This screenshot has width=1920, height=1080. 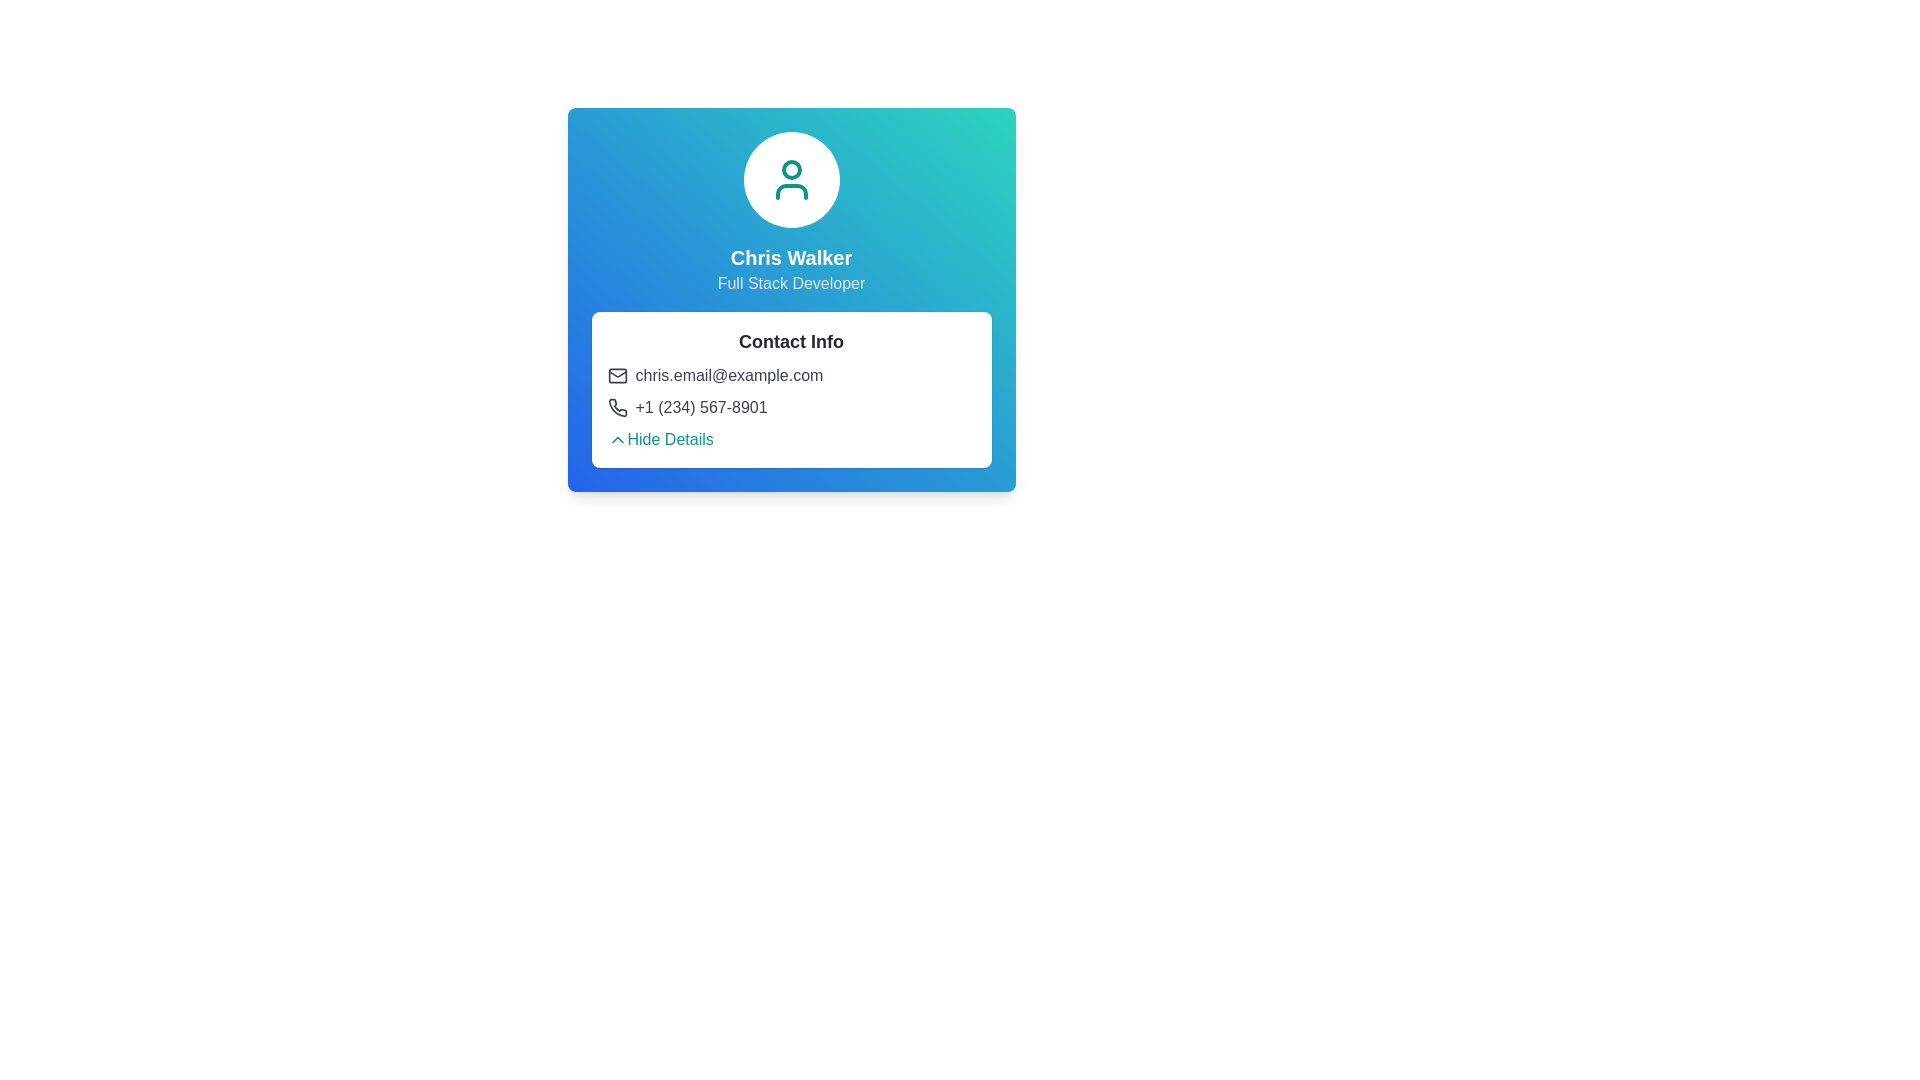 What do you see at coordinates (790, 284) in the screenshot?
I see `the static text element that reads 'Full Stack Developer', which is styled in grayish color and located below the name 'Chris Walker' in the profile information section` at bounding box center [790, 284].